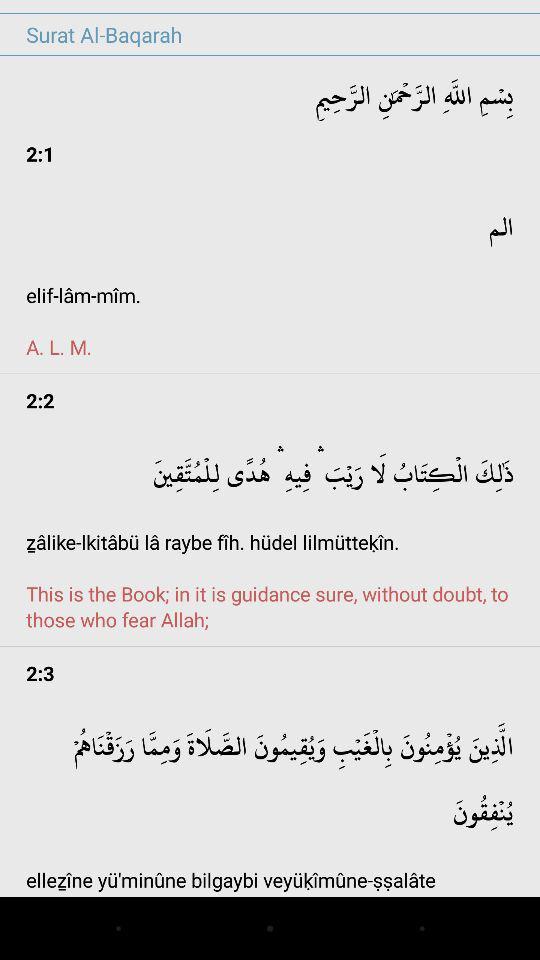 The height and width of the screenshot is (960, 540). Describe the element at coordinates (270, 275) in the screenshot. I see `app below 2:1 app` at that location.